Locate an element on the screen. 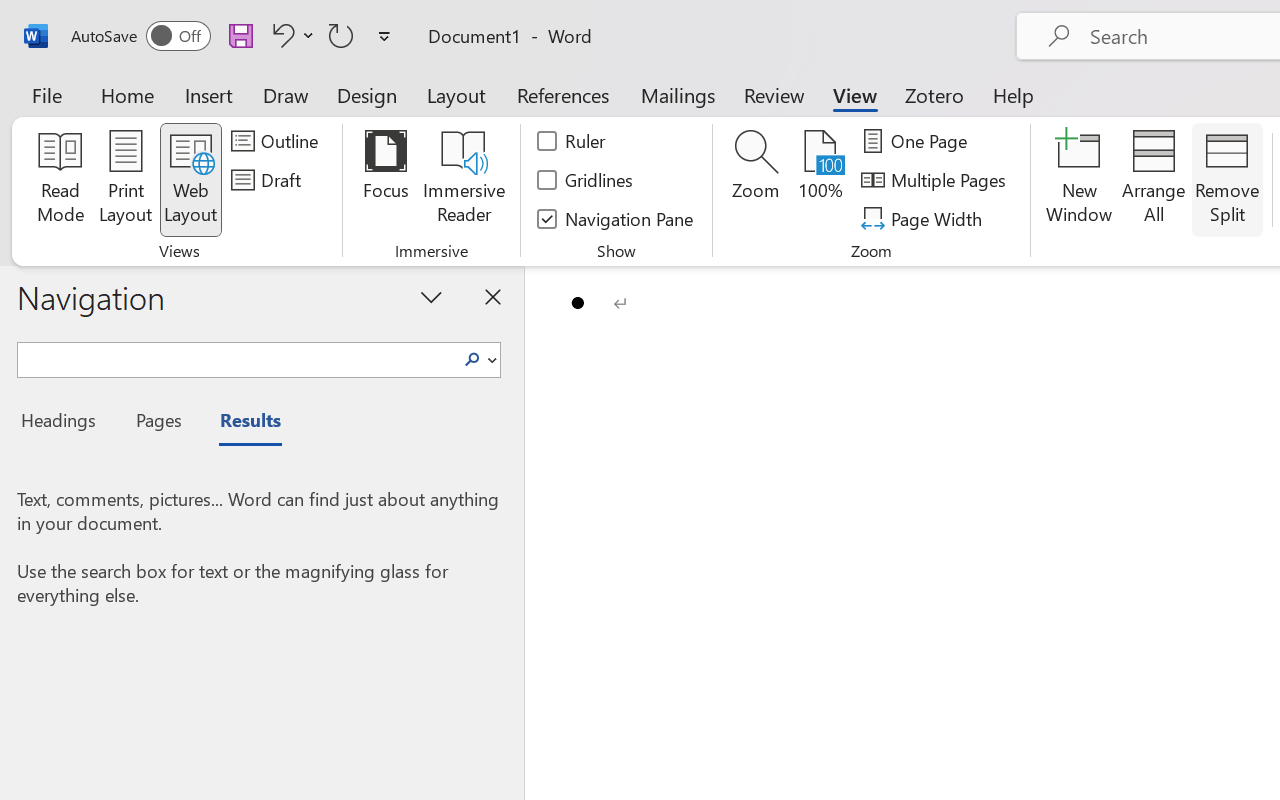 The width and height of the screenshot is (1280, 800). 'Zoom...' is located at coordinates (754, 179).